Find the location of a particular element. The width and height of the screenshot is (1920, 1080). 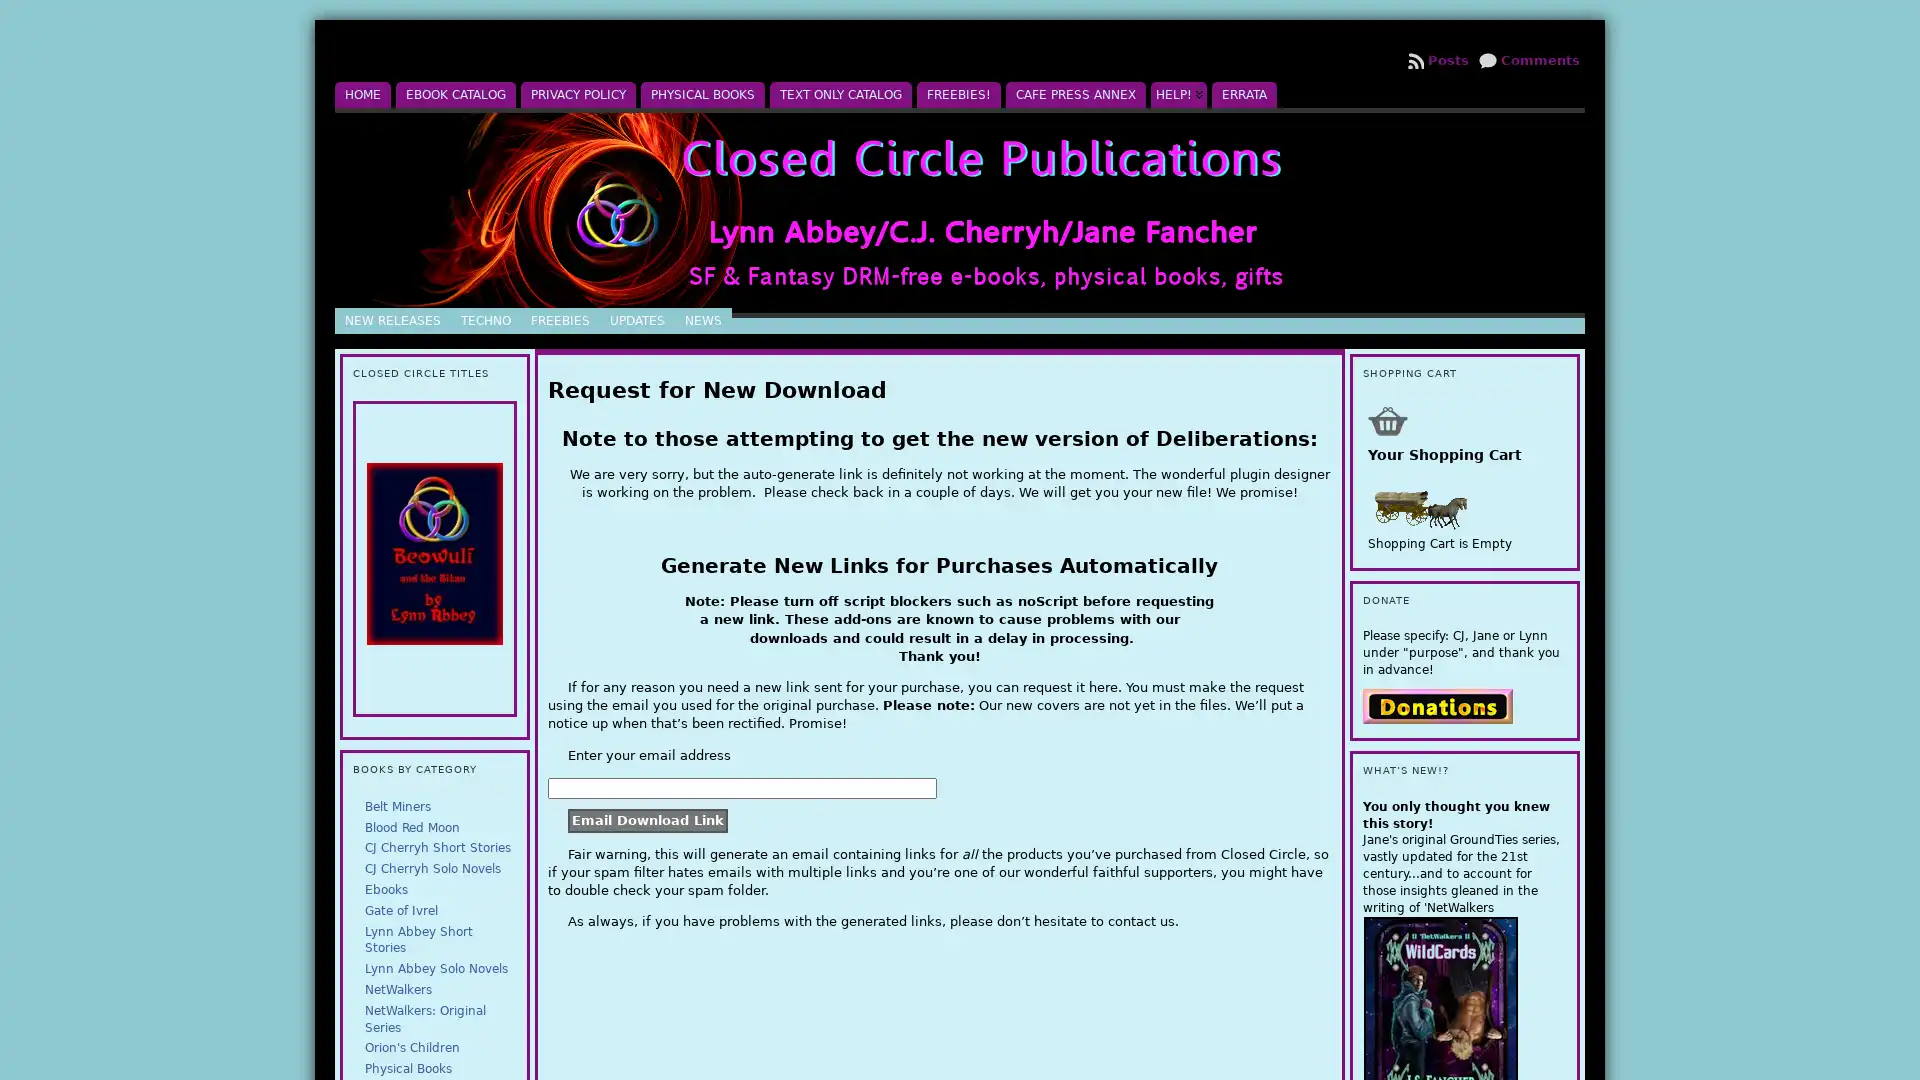

PayPal - The safer, easier way to pay online. is located at coordinates (1435, 704).